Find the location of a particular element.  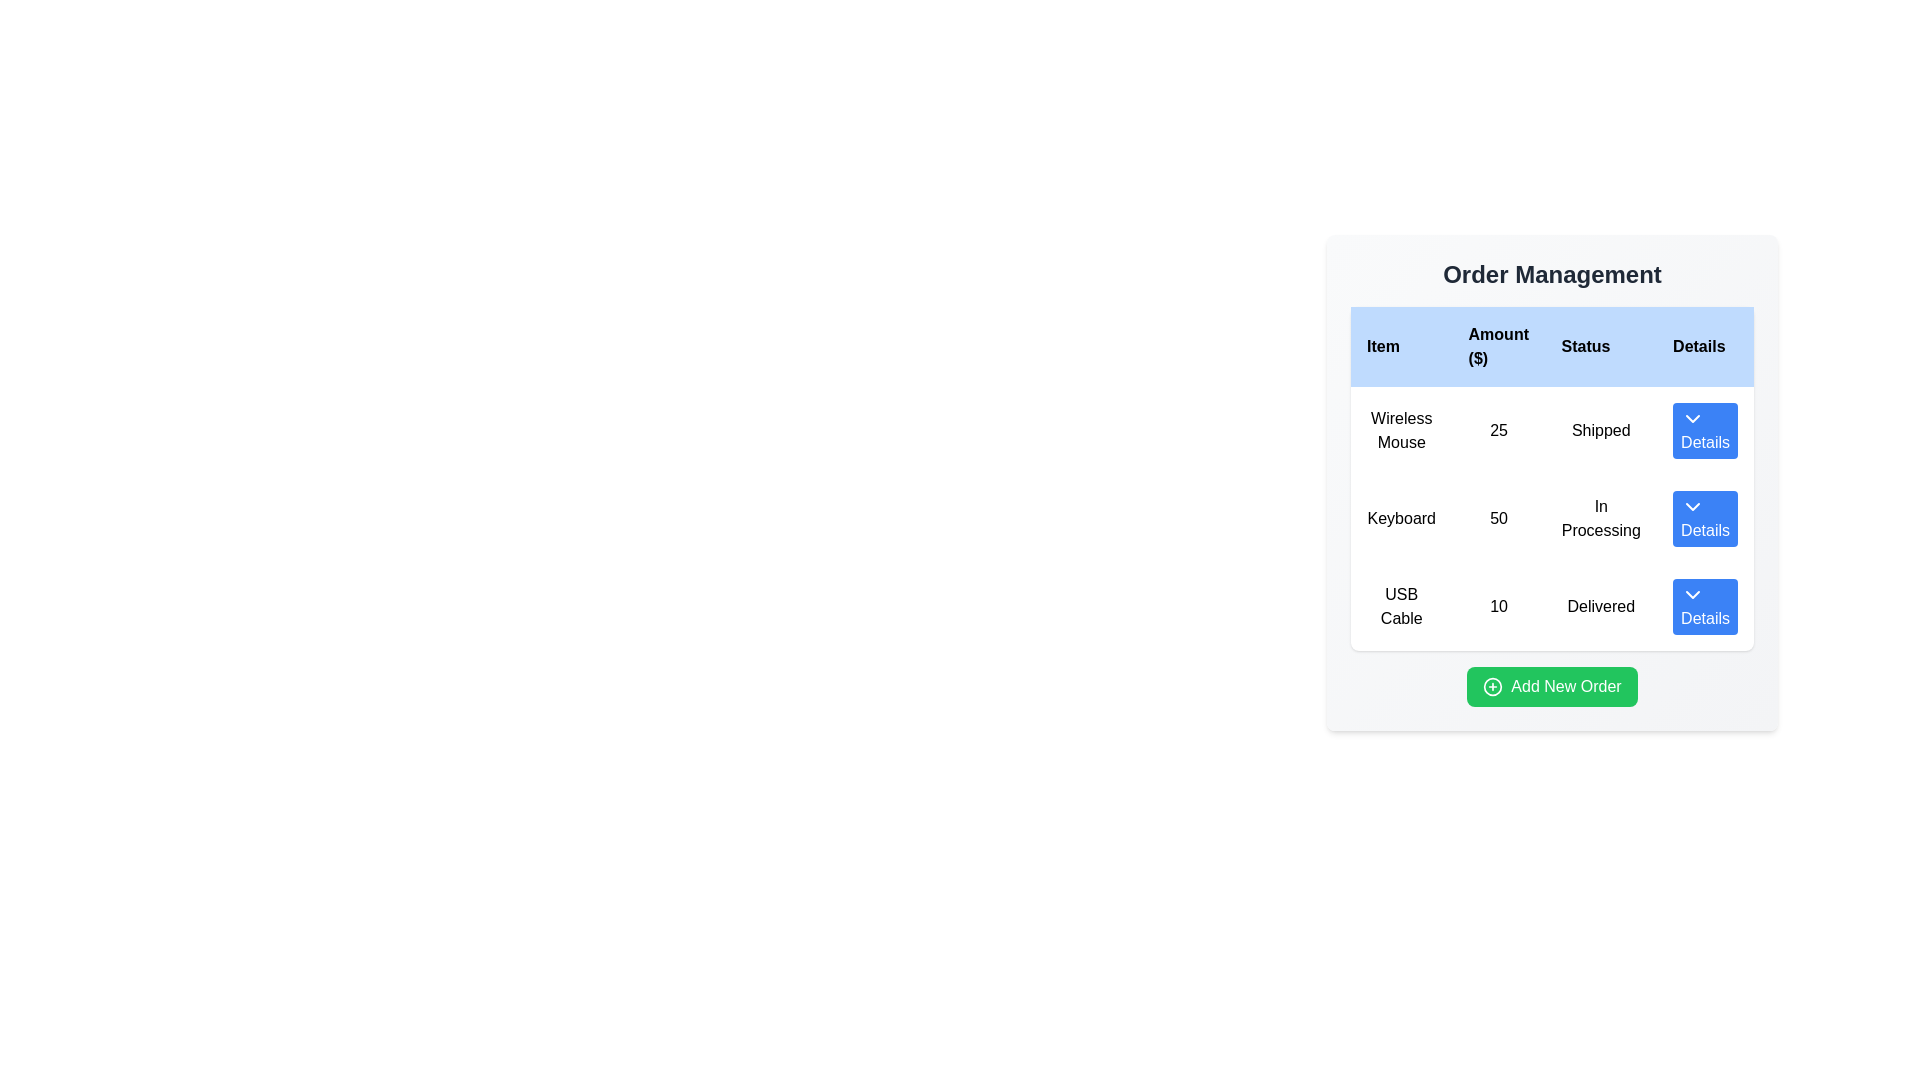

the static text label indicating the shipping status of the 'Wireless Mouse', located in the third column of the first row under the 'Status' header is located at coordinates (1601, 430).